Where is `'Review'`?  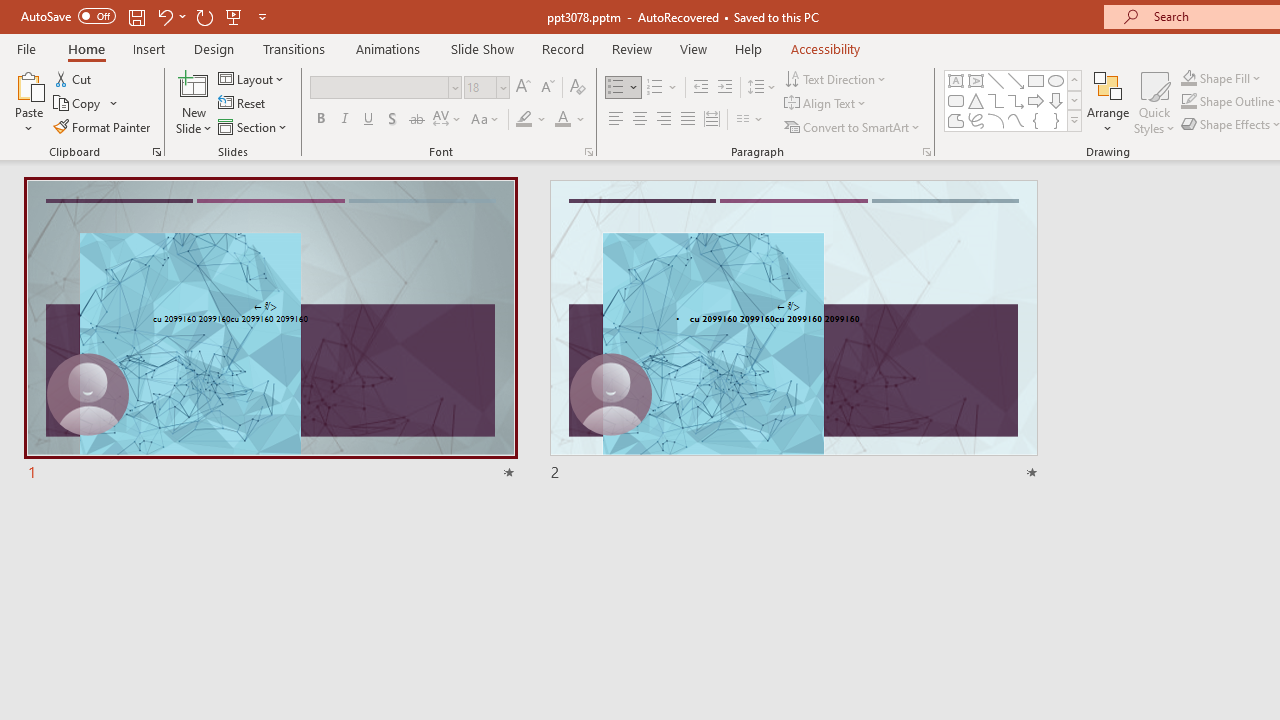 'Review' is located at coordinates (630, 48).